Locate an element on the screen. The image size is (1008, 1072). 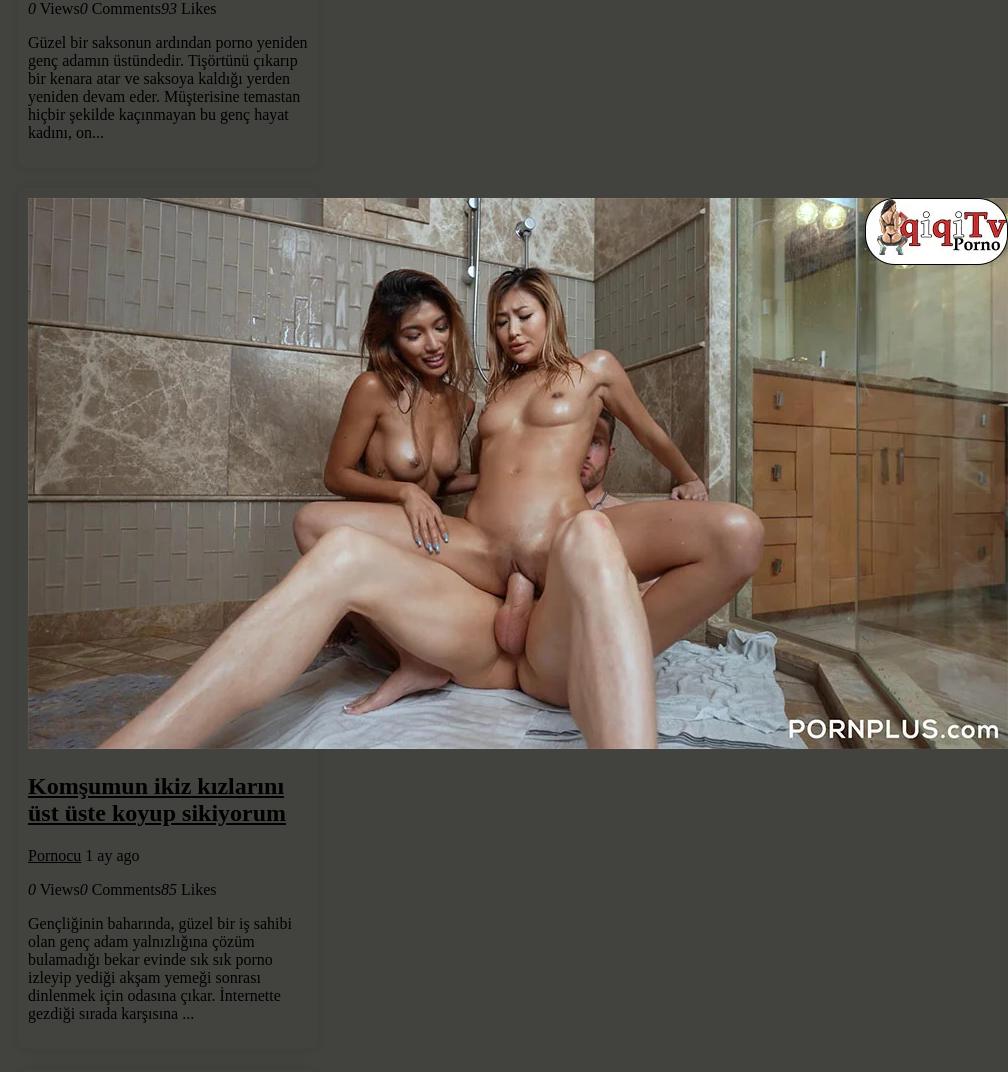
'85' is located at coordinates (159, 889).